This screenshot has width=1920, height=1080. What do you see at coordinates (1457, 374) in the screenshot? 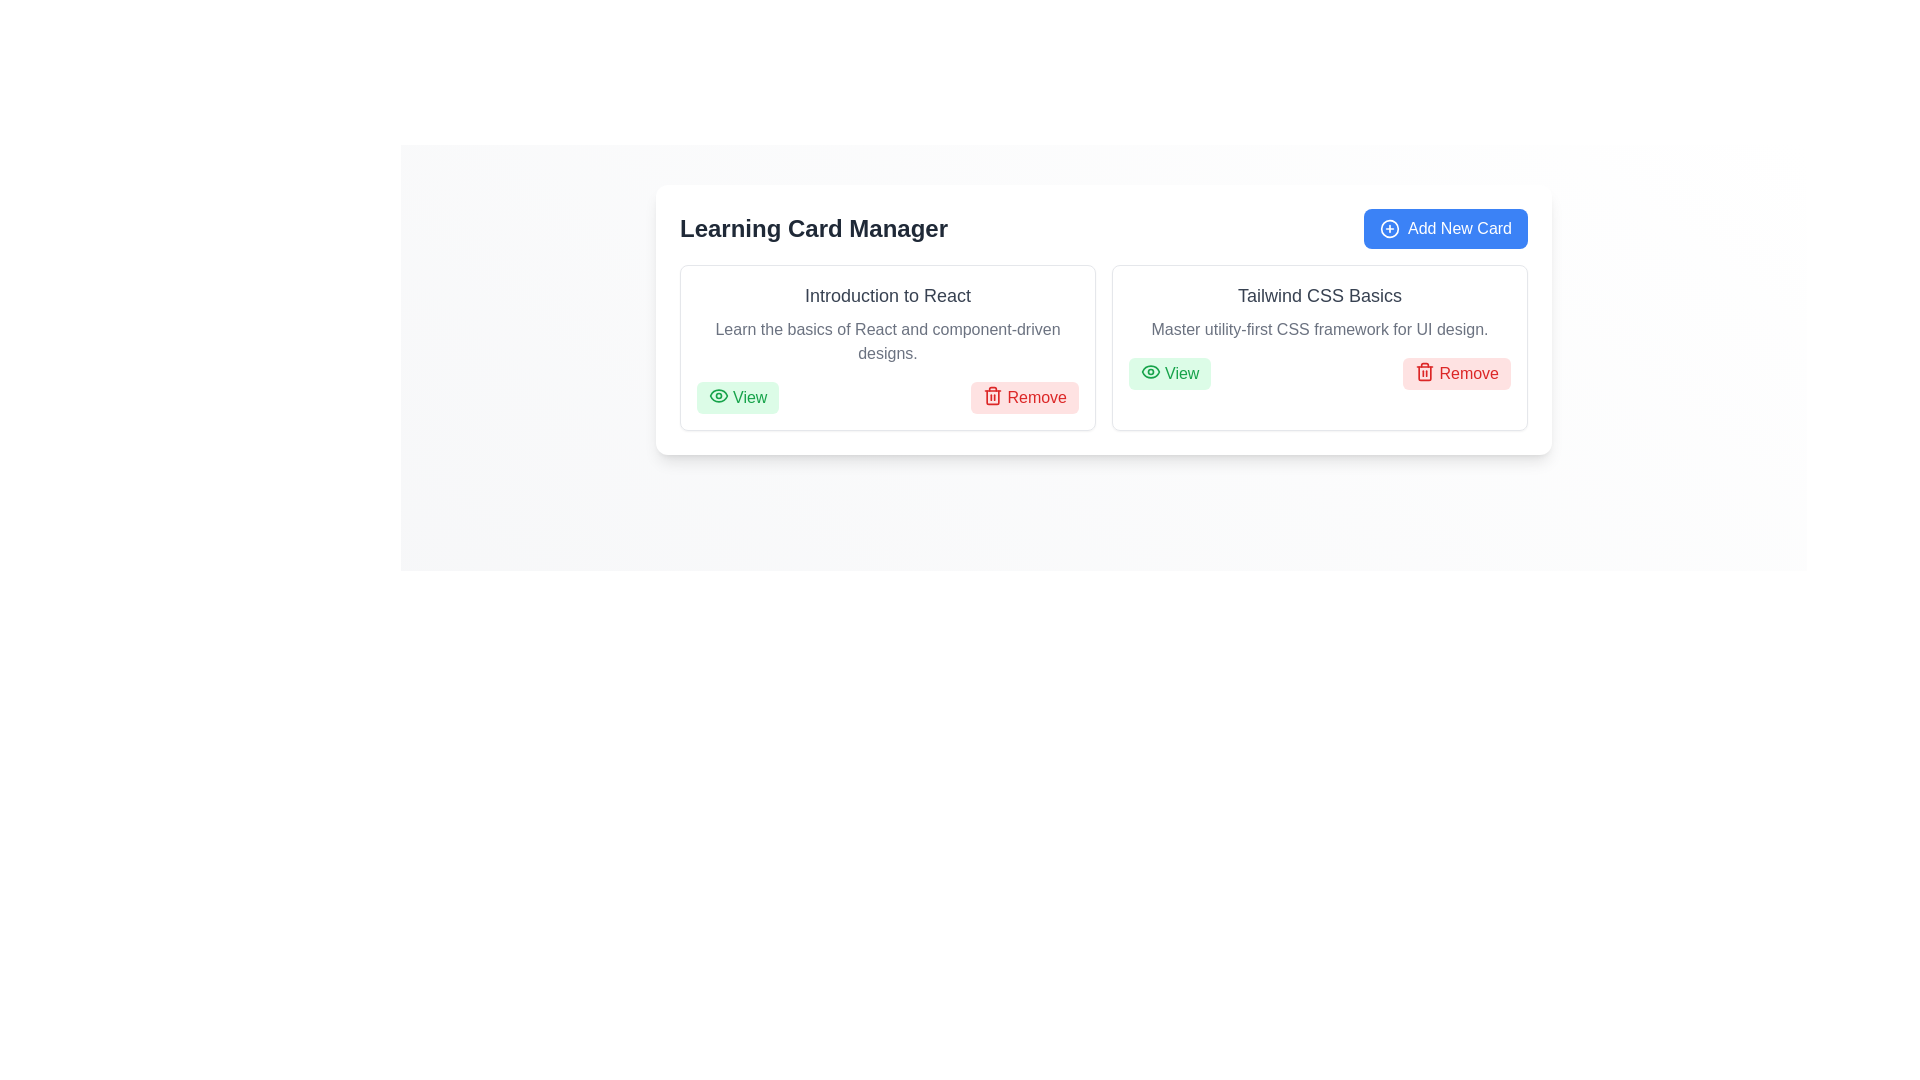
I see `the delete button located in the footer of the 'Tailwind CSS Basics' card, positioned to the right of the 'View' button, to observe the hover effect` at bounding box center [1457, 374].